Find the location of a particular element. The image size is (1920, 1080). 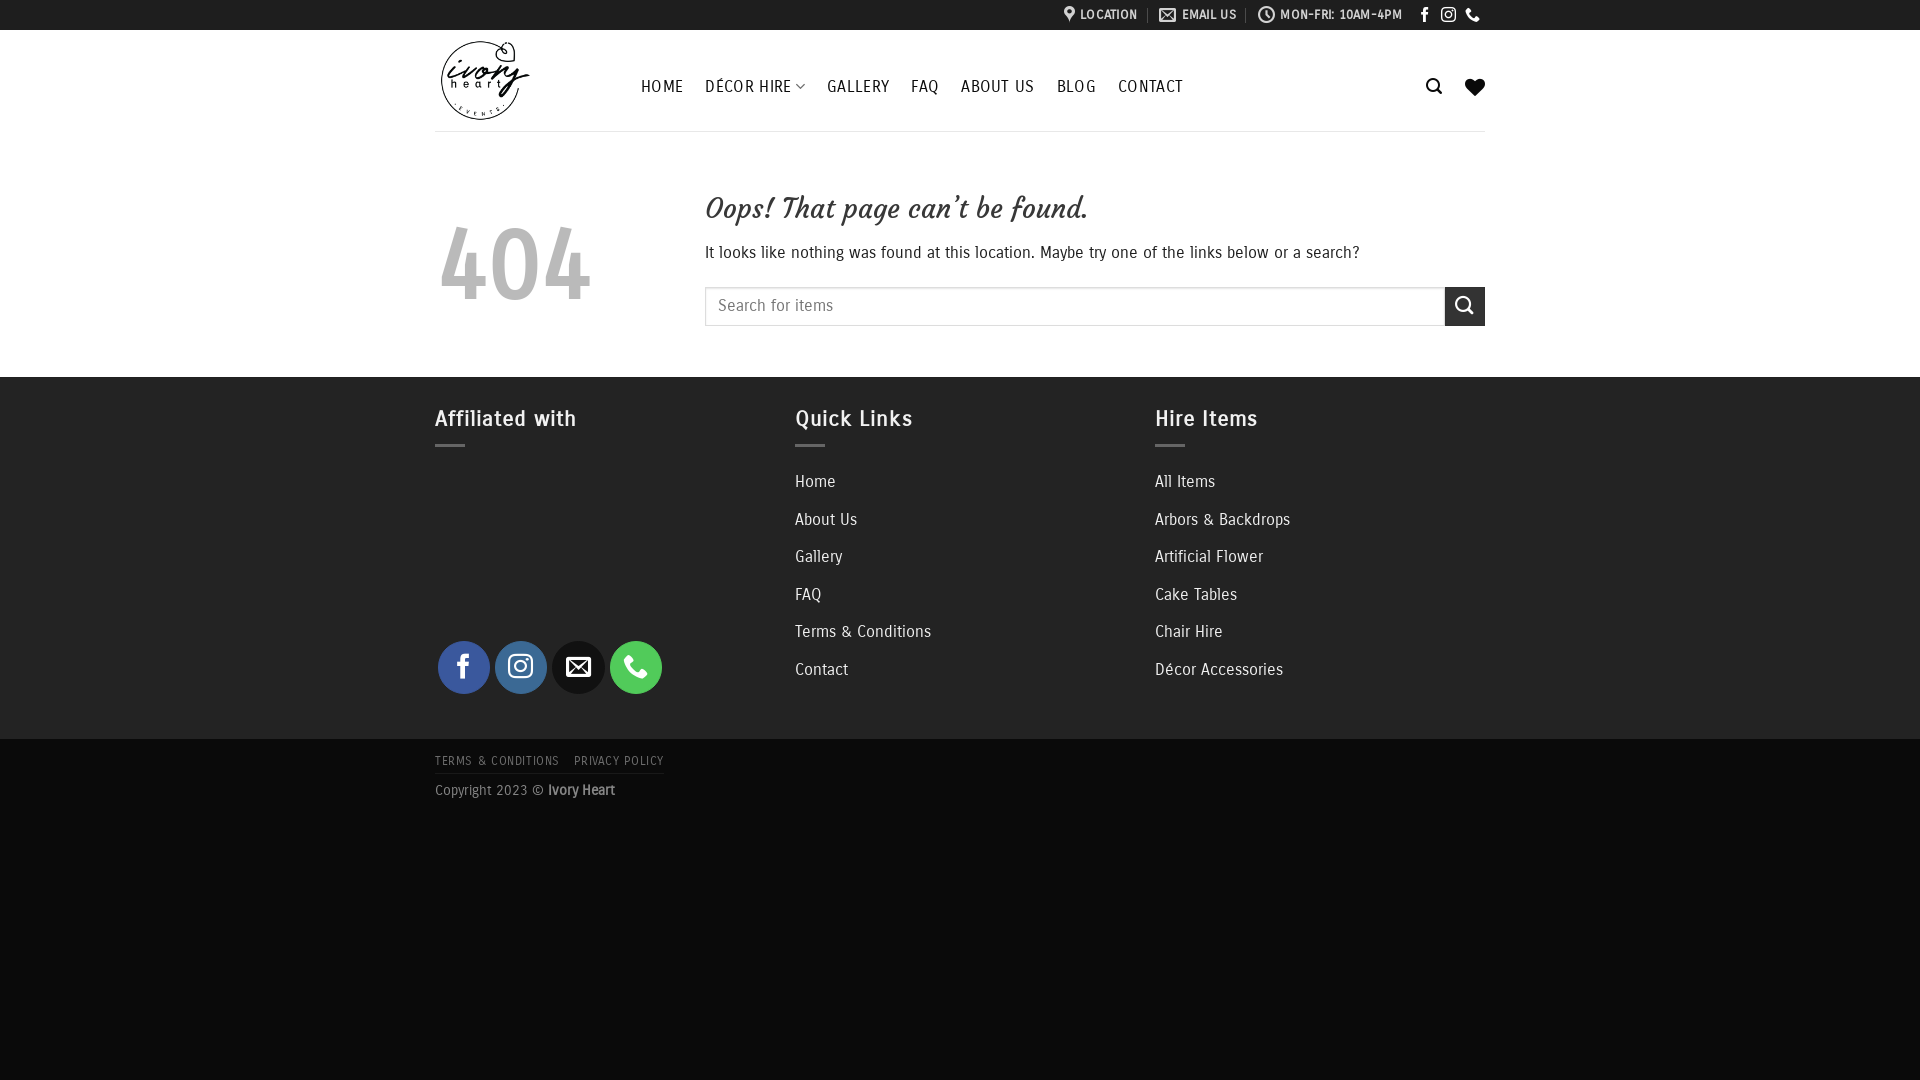

'Home' is located at coordinates (794, 482).